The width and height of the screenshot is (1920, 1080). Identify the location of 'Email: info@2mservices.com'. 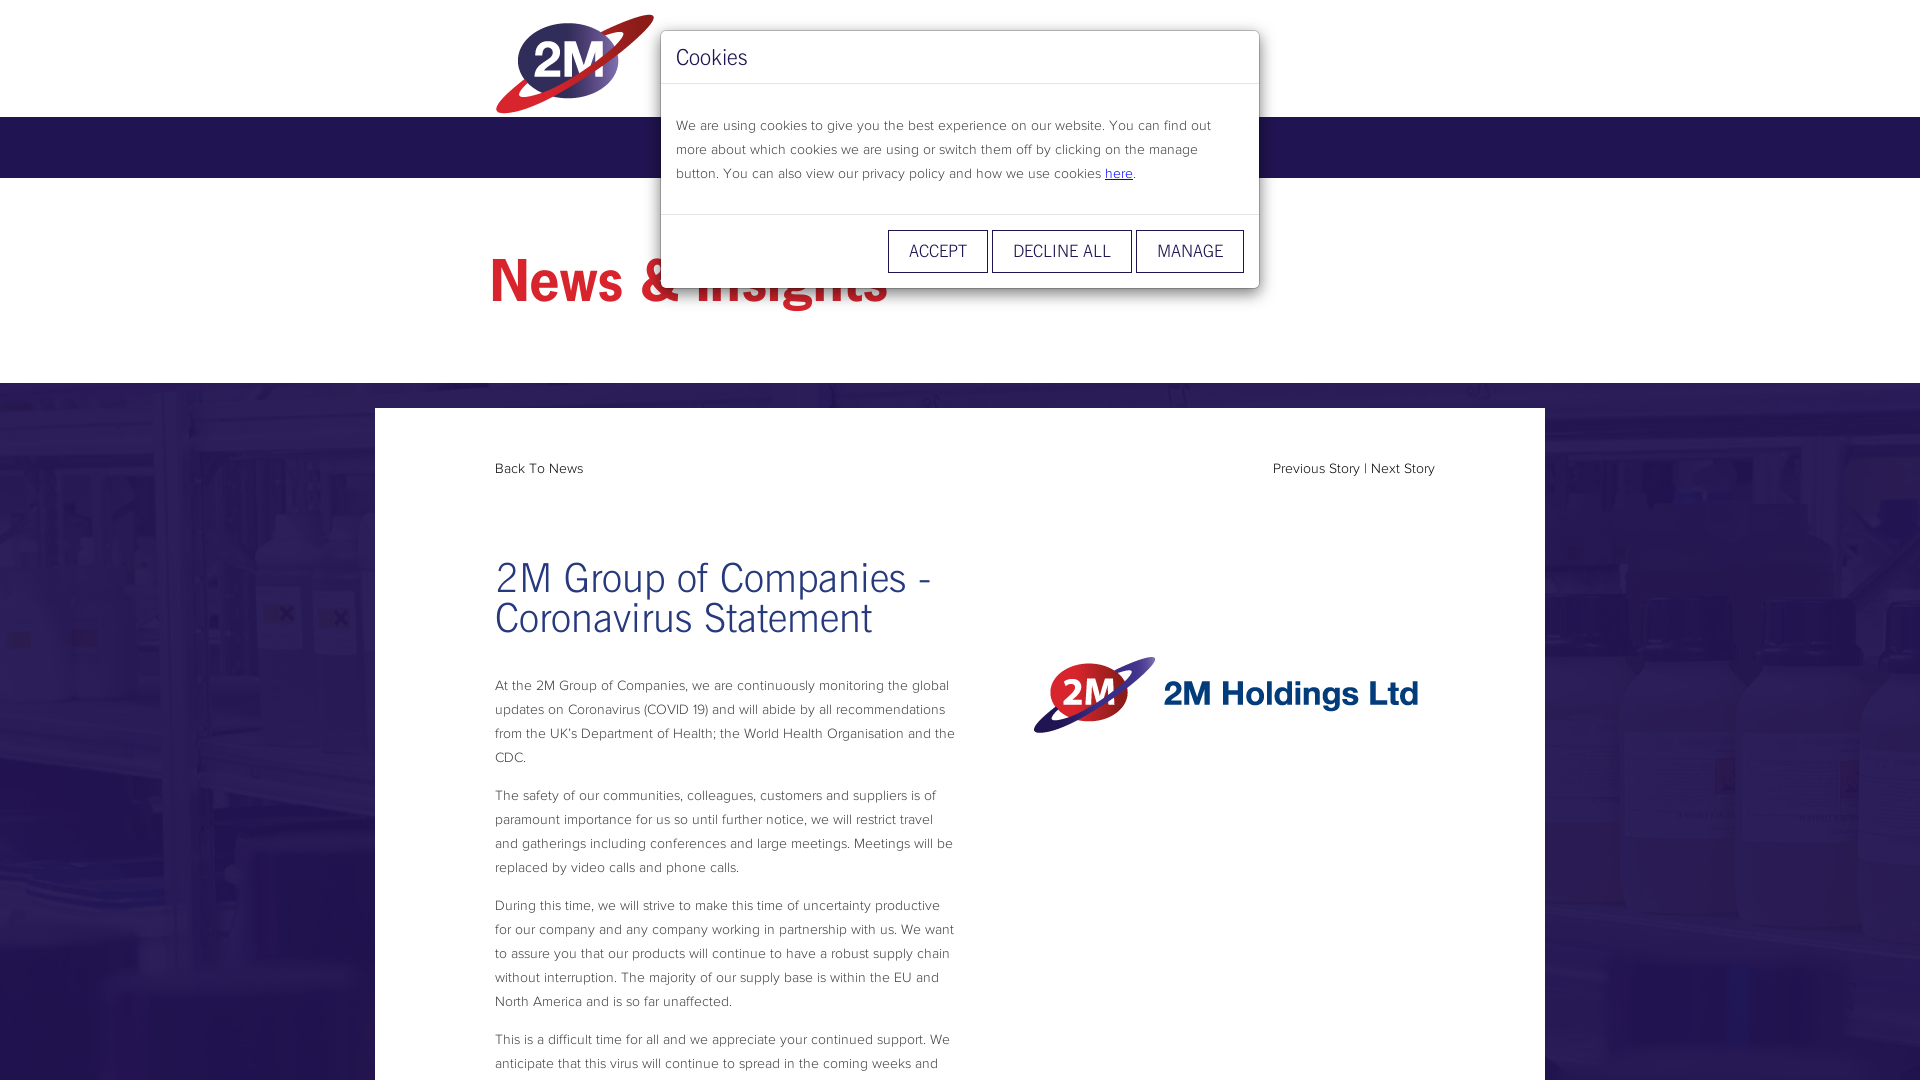
(1074, 65).